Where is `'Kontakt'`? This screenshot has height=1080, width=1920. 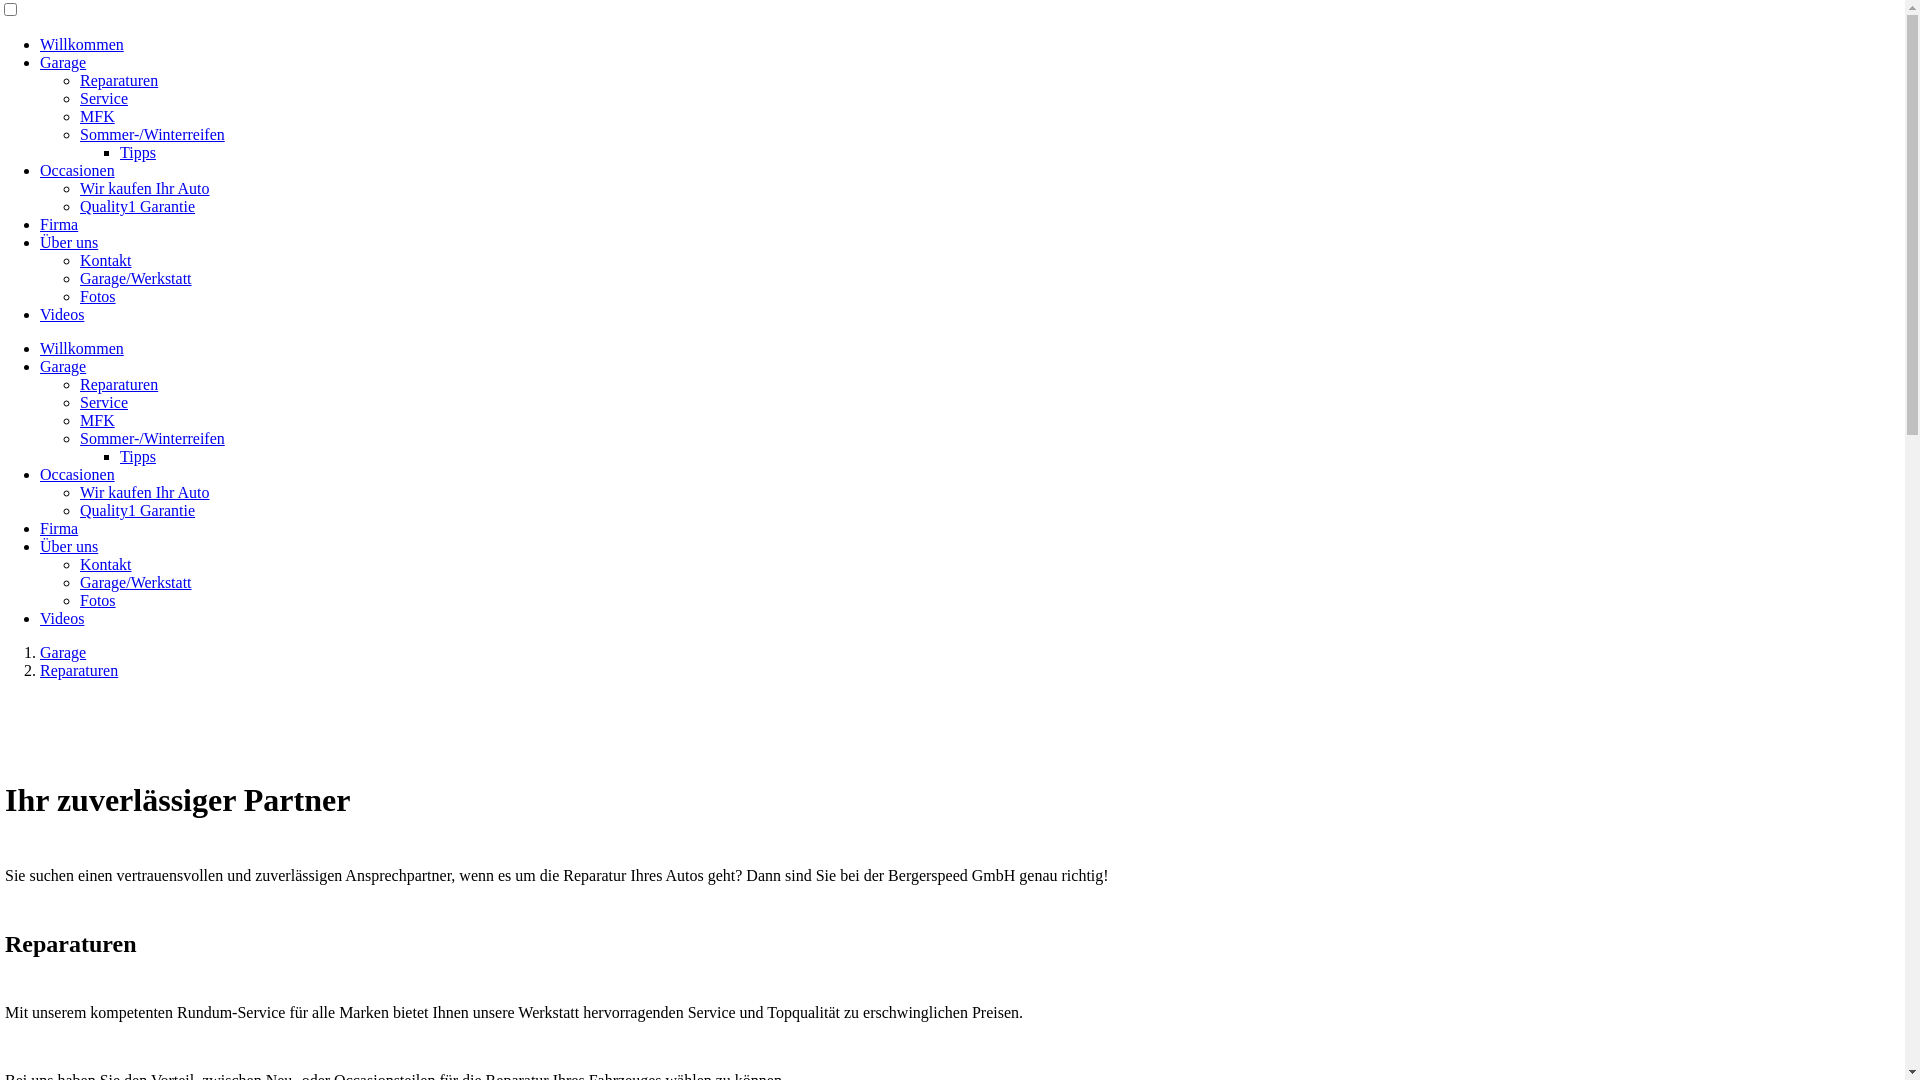 'Kontakt' is located at coordinates (80, 259).